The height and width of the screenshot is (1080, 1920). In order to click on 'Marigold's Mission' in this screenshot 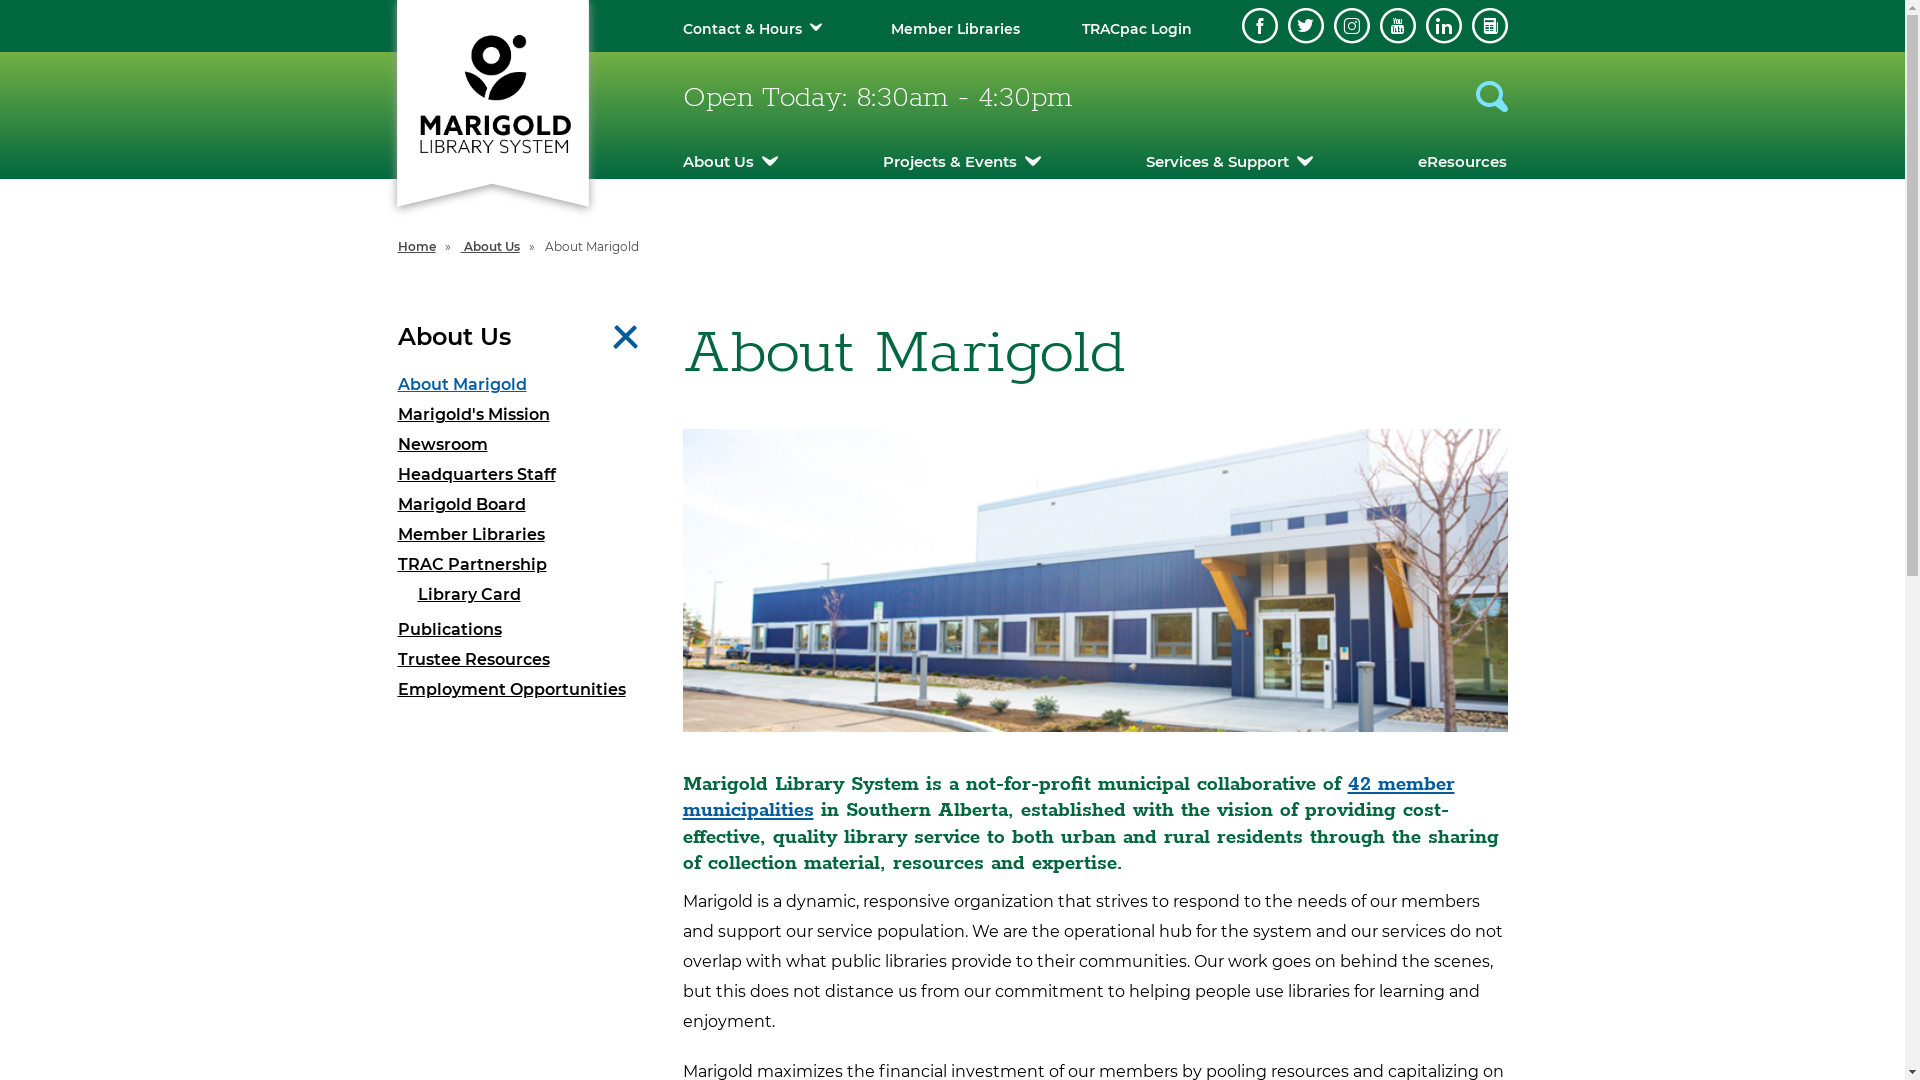, I will do `click(525, 414)`.